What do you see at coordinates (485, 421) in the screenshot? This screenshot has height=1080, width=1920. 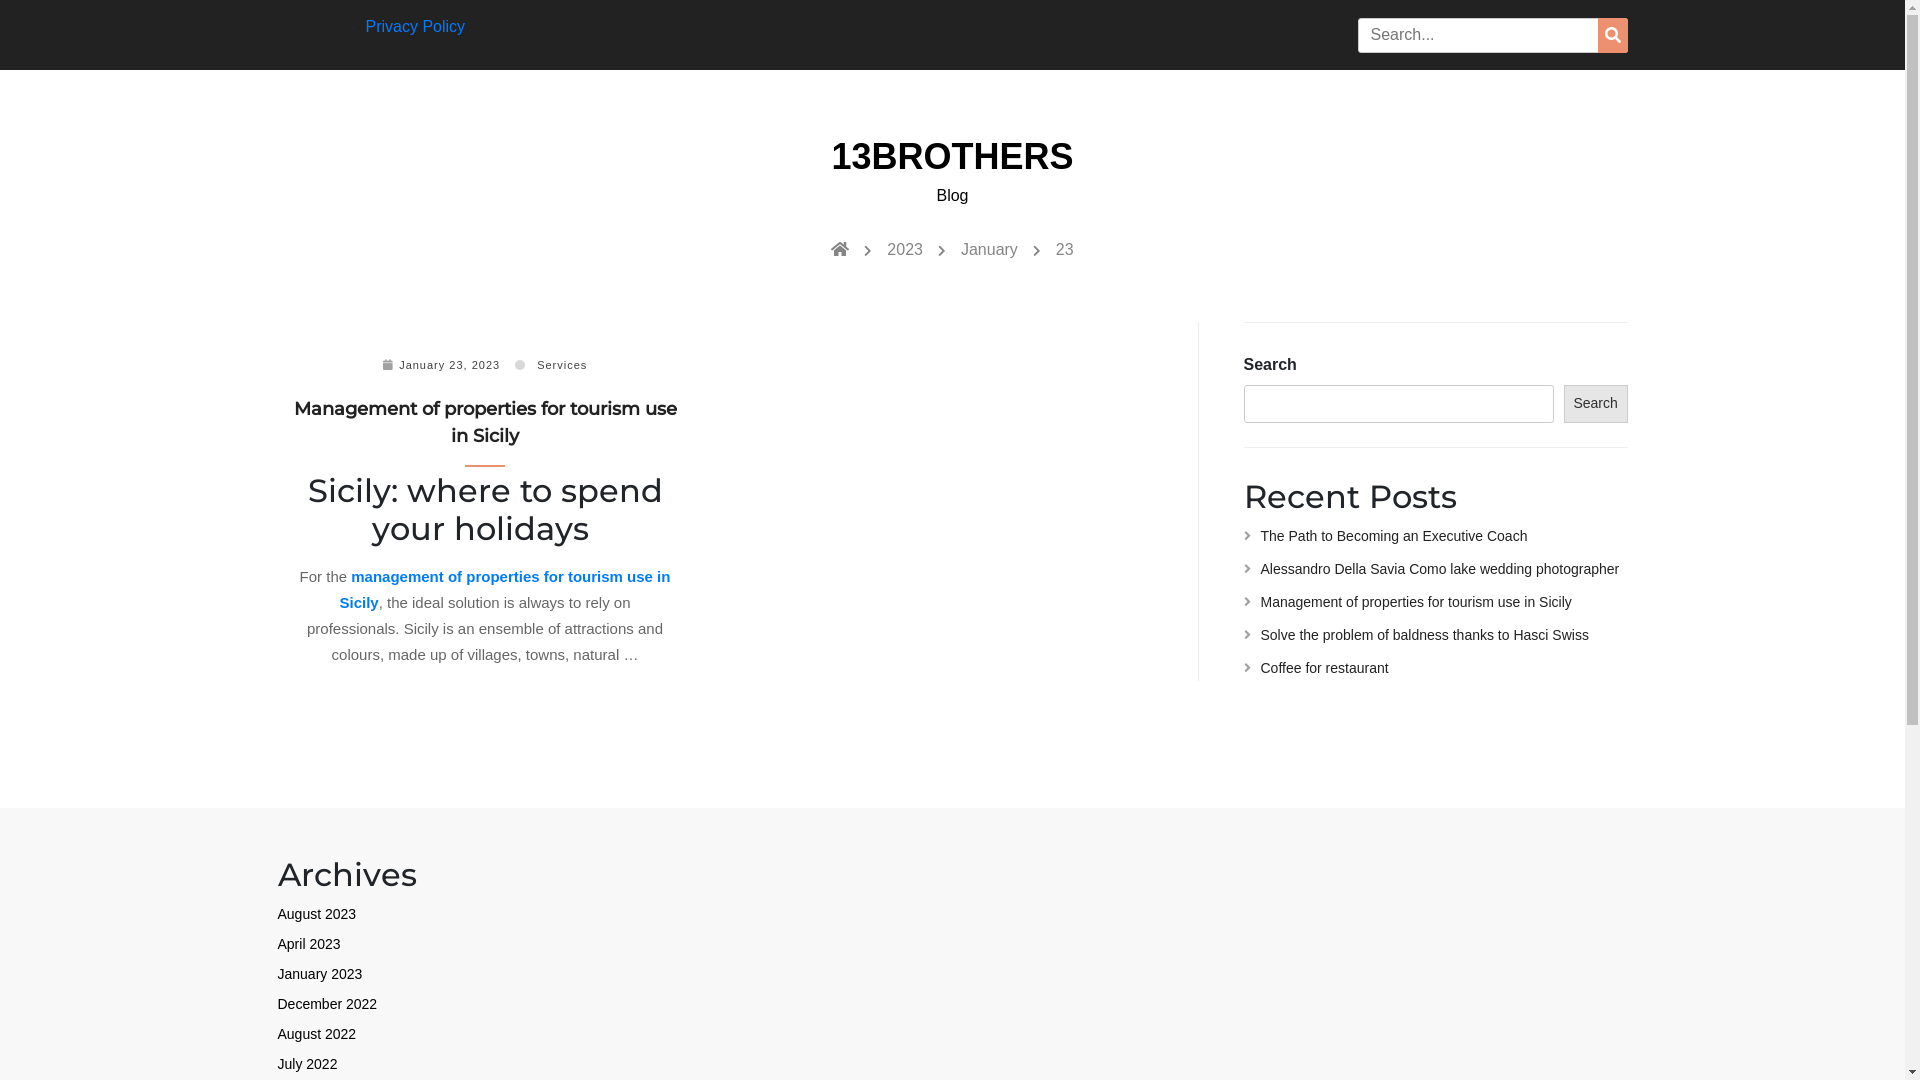 I see `'Management of properties for tourism use in Sicily'` at bounding box center [485, 421].